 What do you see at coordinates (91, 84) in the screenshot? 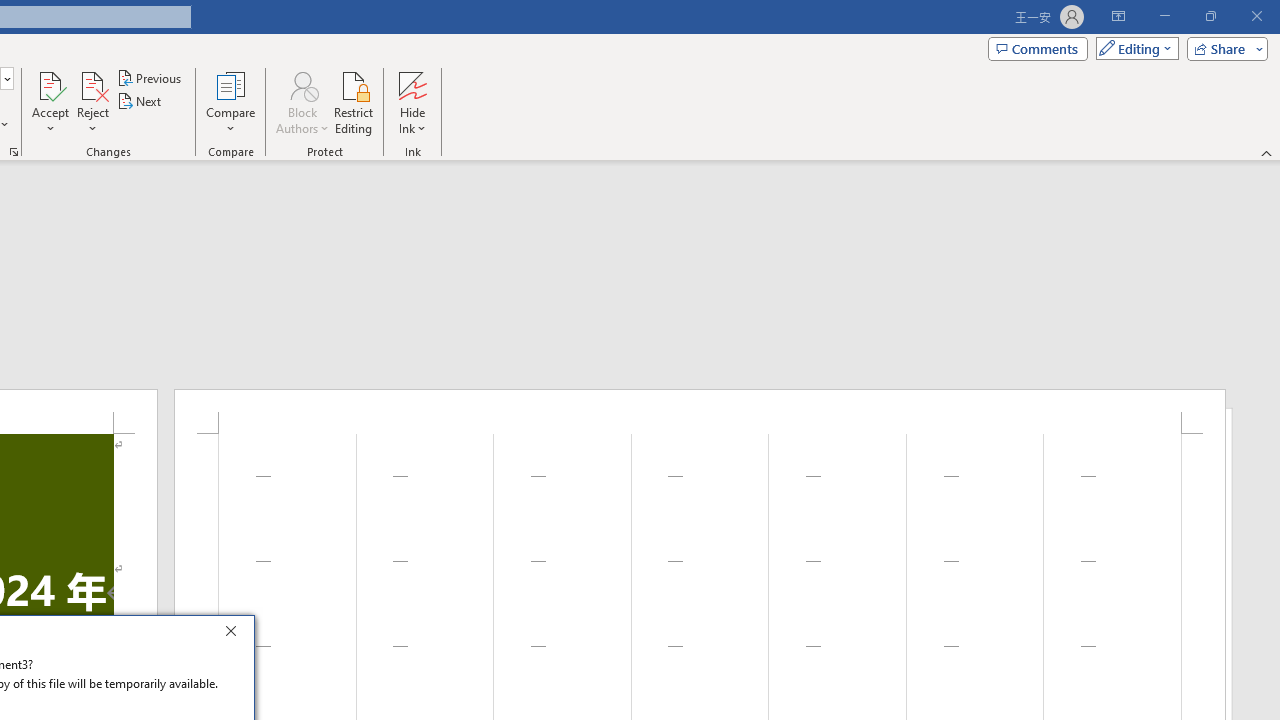
I see `'Reject and Move to Next'` at bounding box center [91, 84].